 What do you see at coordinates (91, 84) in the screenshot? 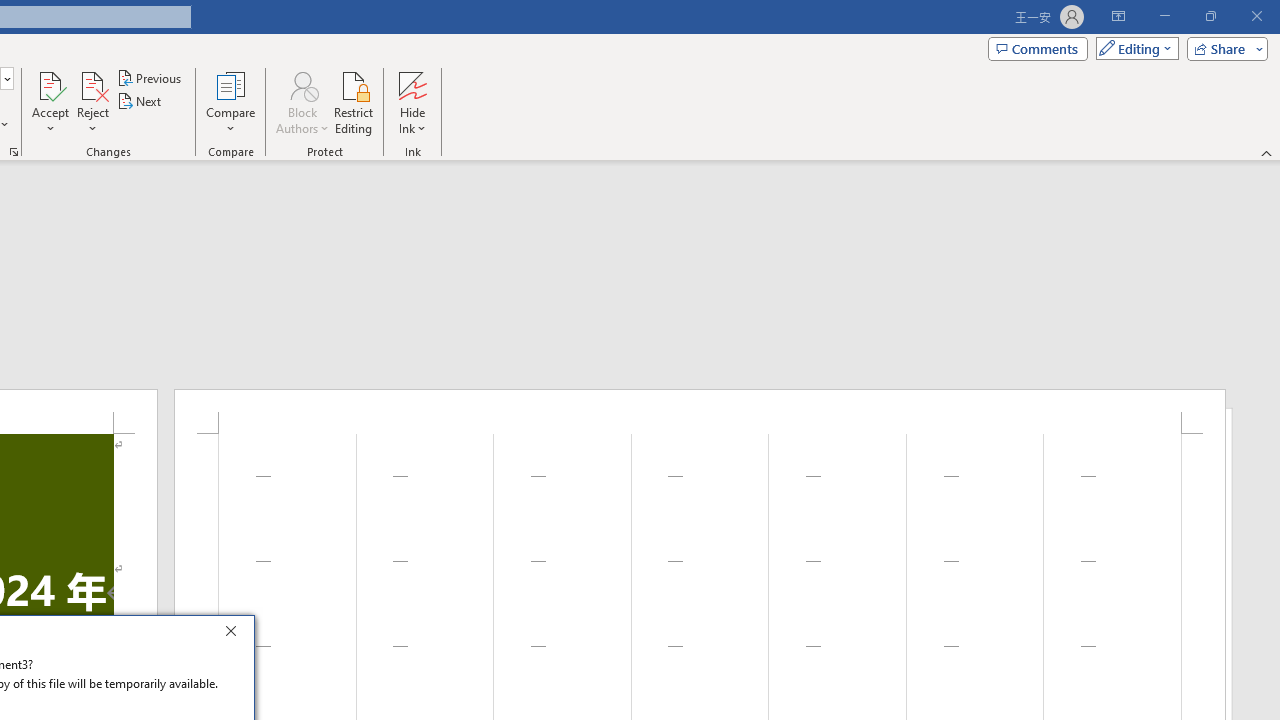
I see `'Reject and Move to Next'` at bounding box center [91, 84].